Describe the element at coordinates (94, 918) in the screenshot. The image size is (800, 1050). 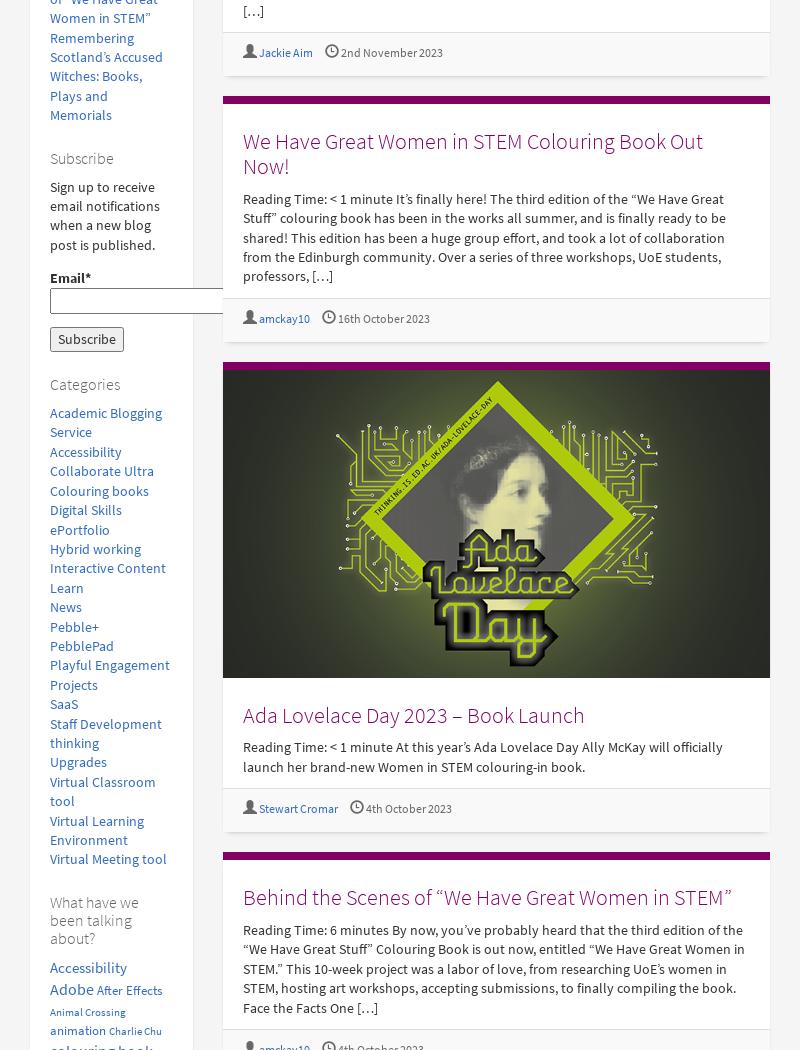
I see `'What have we been talking about?'` at that location.